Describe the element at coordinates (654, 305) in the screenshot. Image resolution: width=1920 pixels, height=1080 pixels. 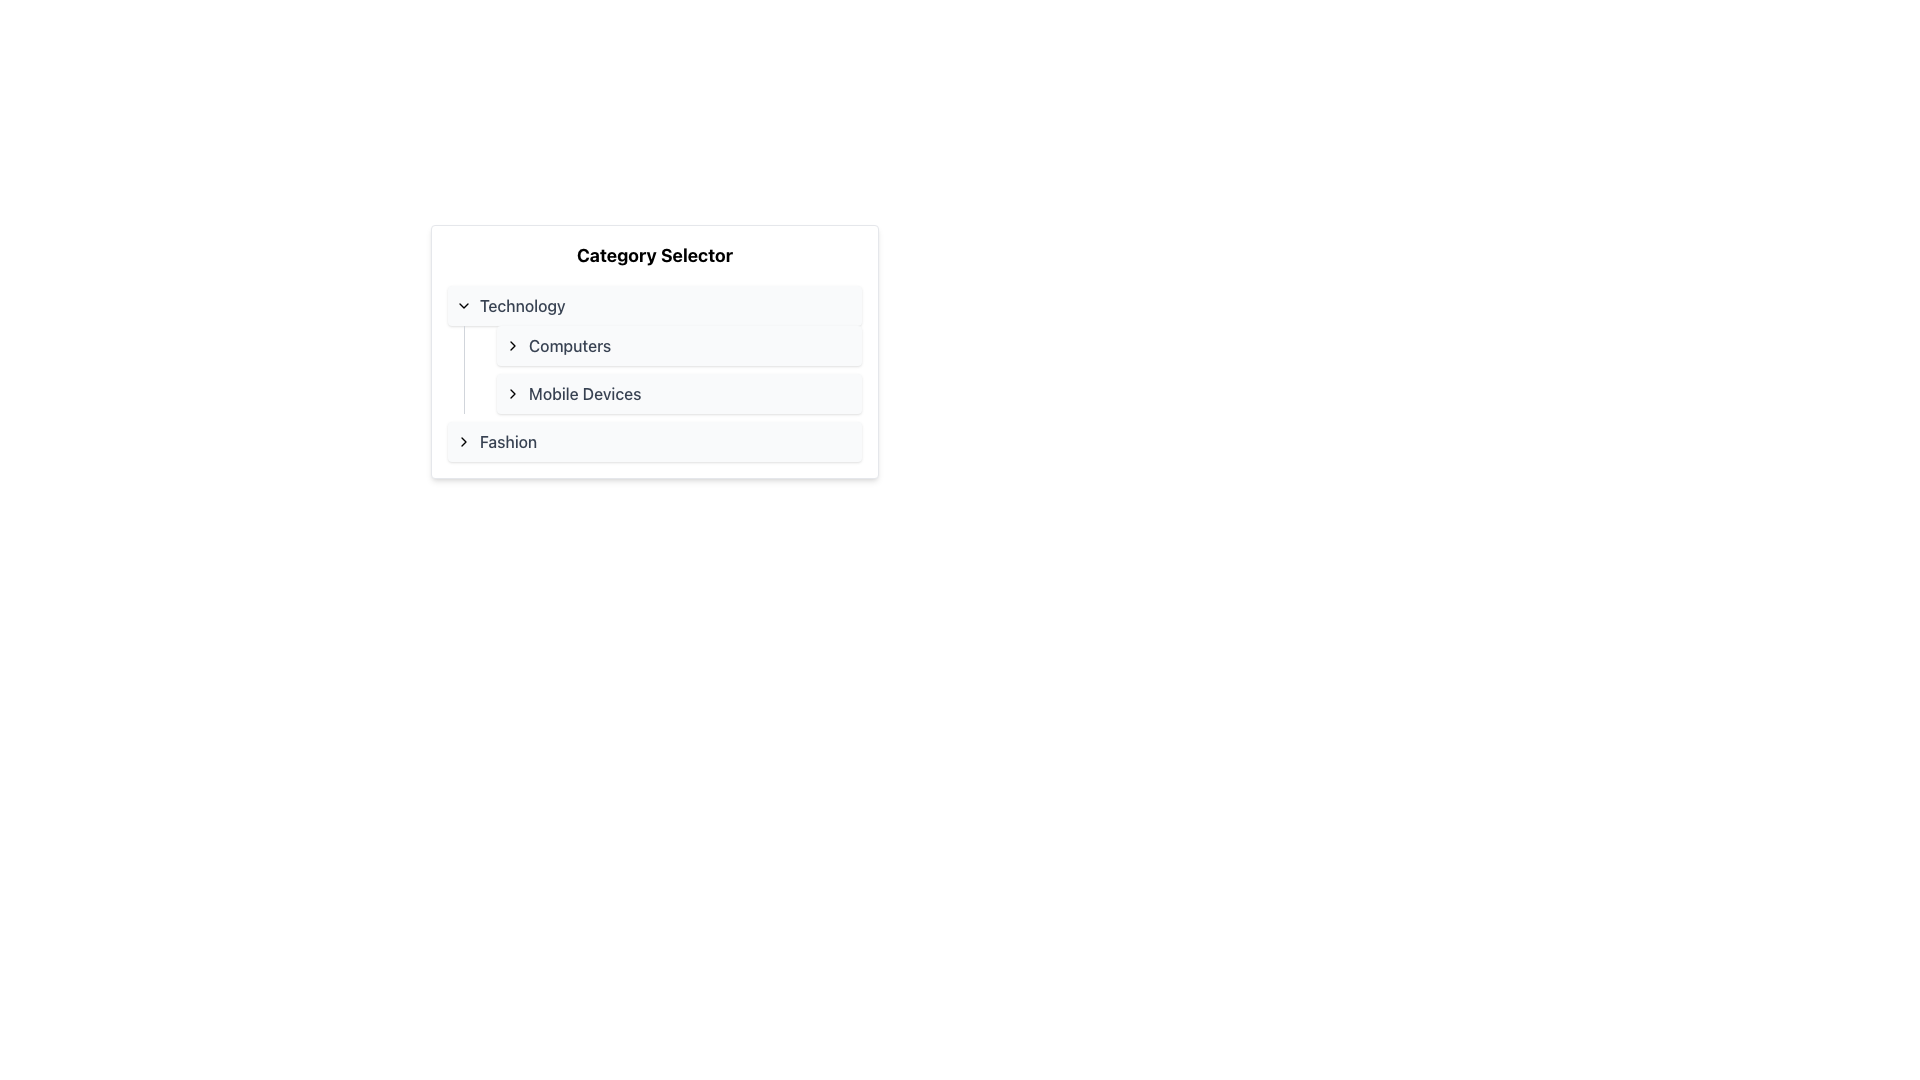
I see `the category selector button for 'Technology'` at that location.